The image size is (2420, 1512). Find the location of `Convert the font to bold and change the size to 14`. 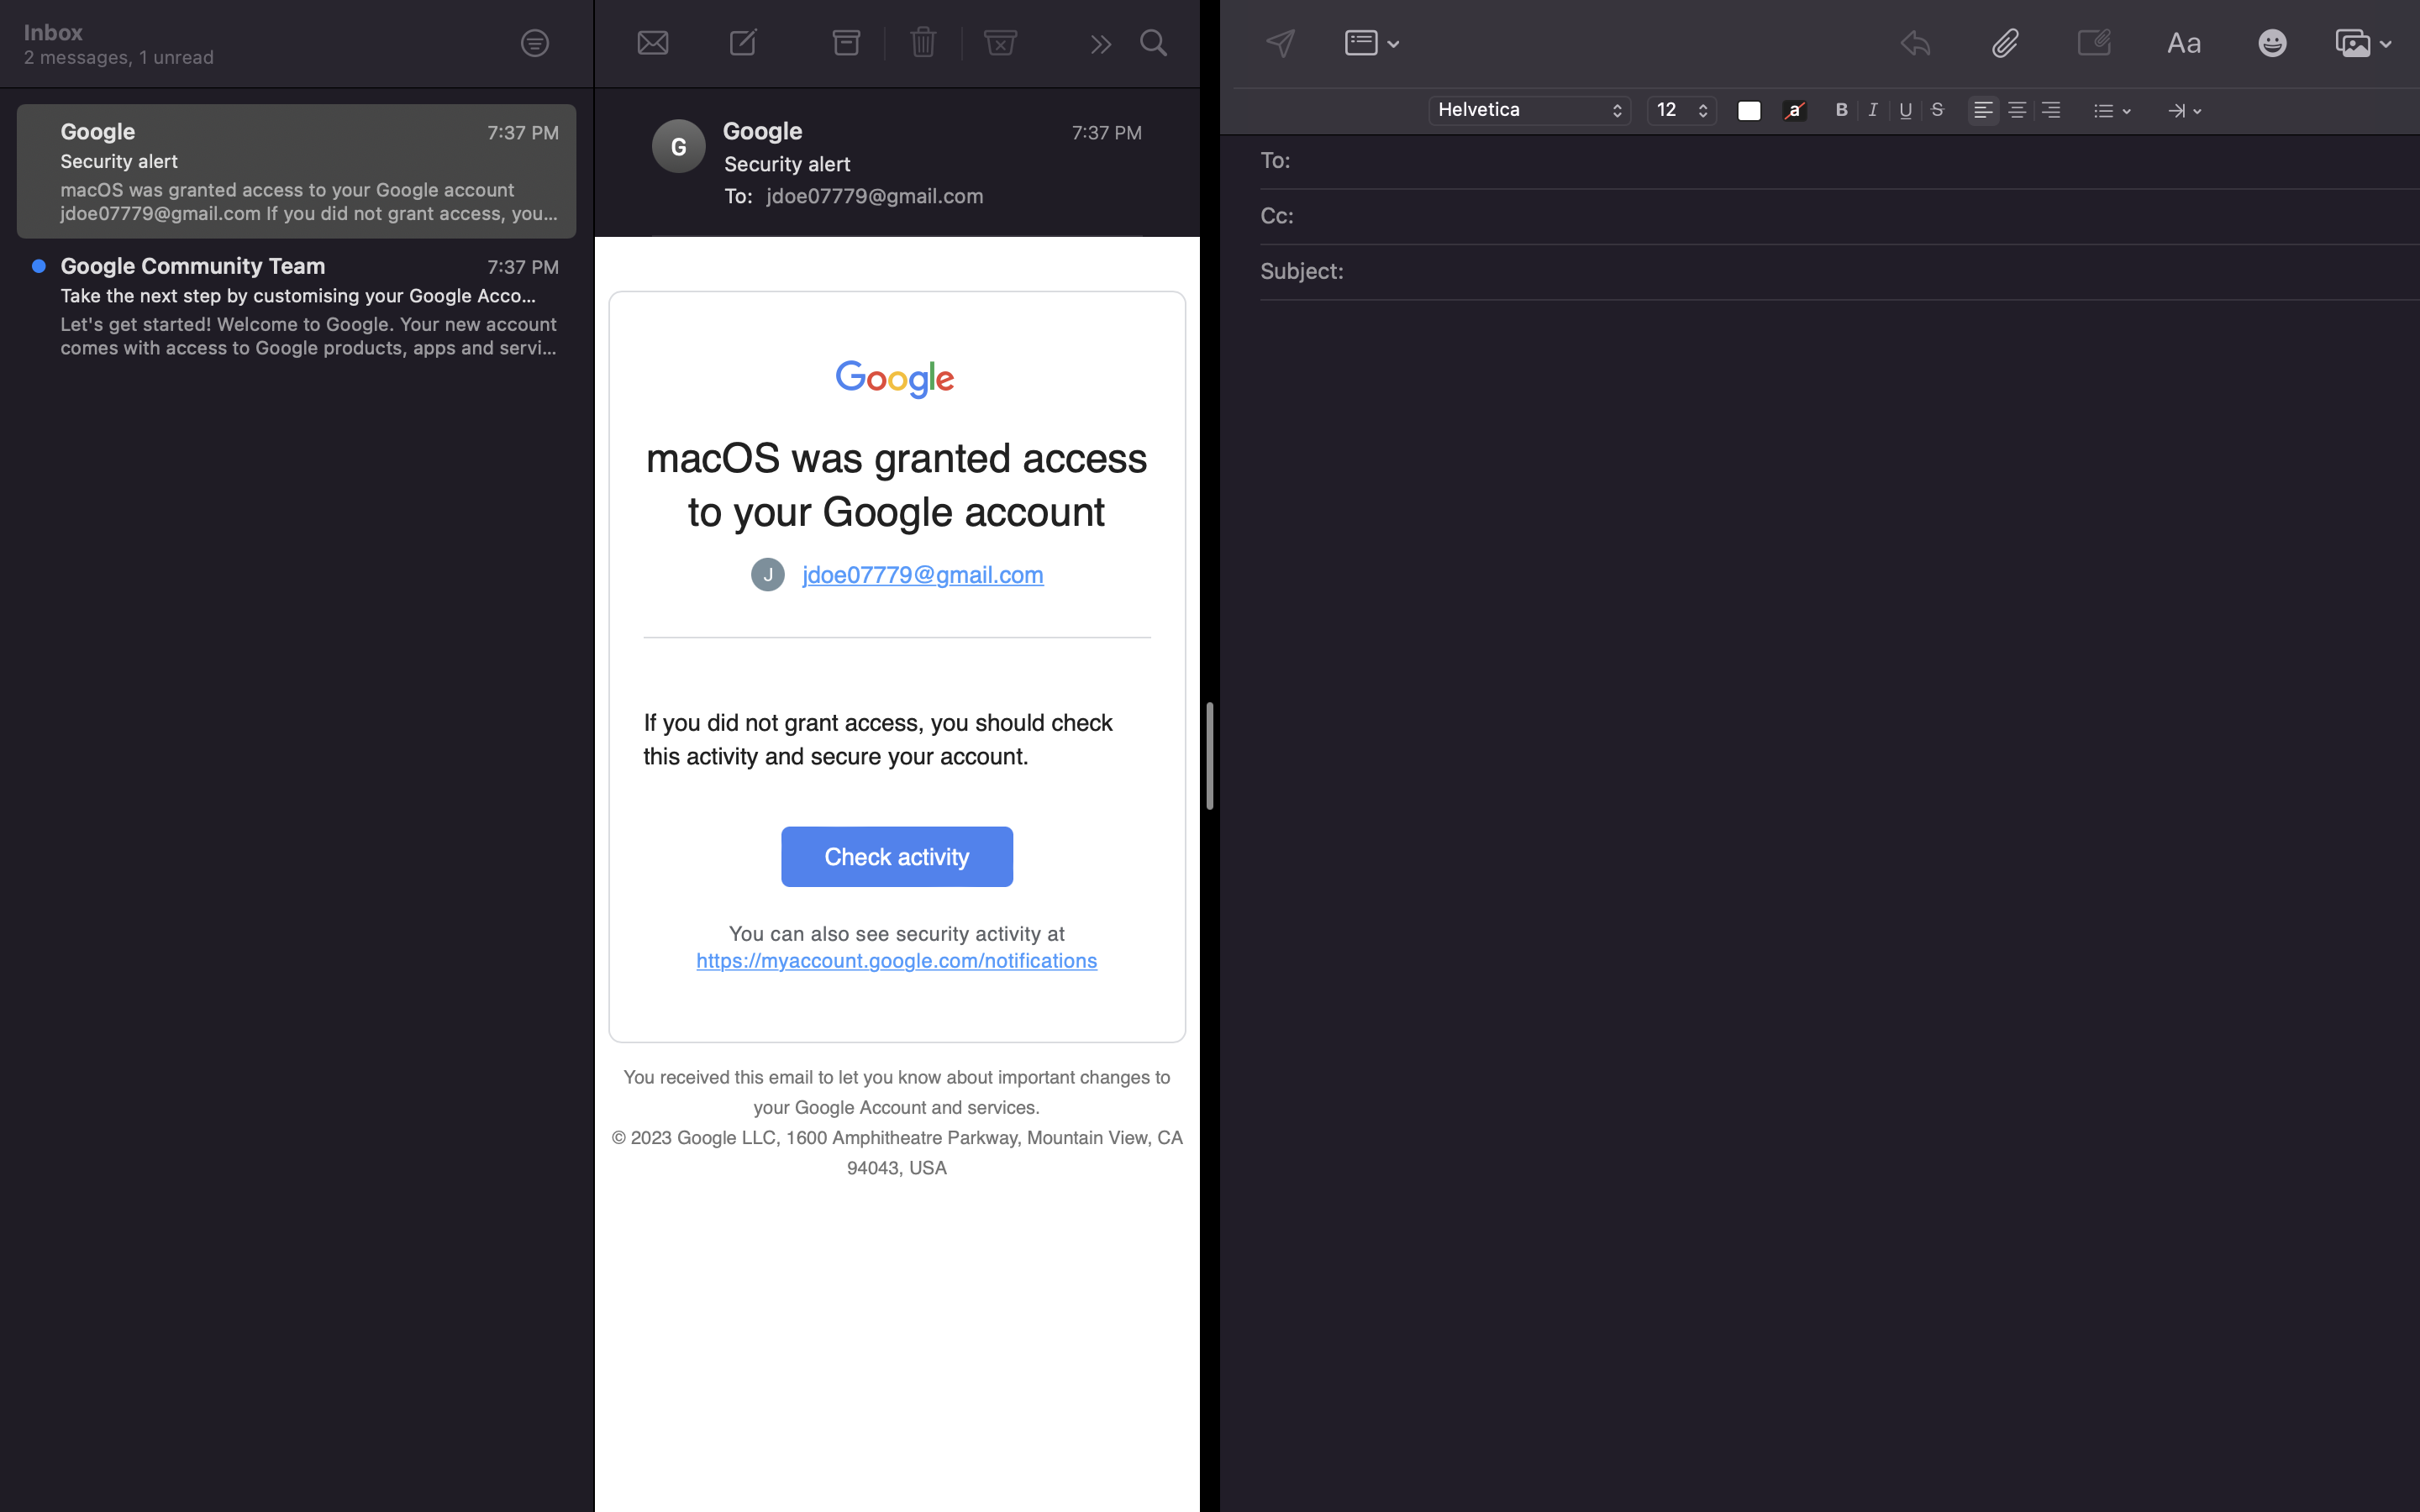

Convert the font to bold and change the size to 14 is located at coordinates (1842, 108).